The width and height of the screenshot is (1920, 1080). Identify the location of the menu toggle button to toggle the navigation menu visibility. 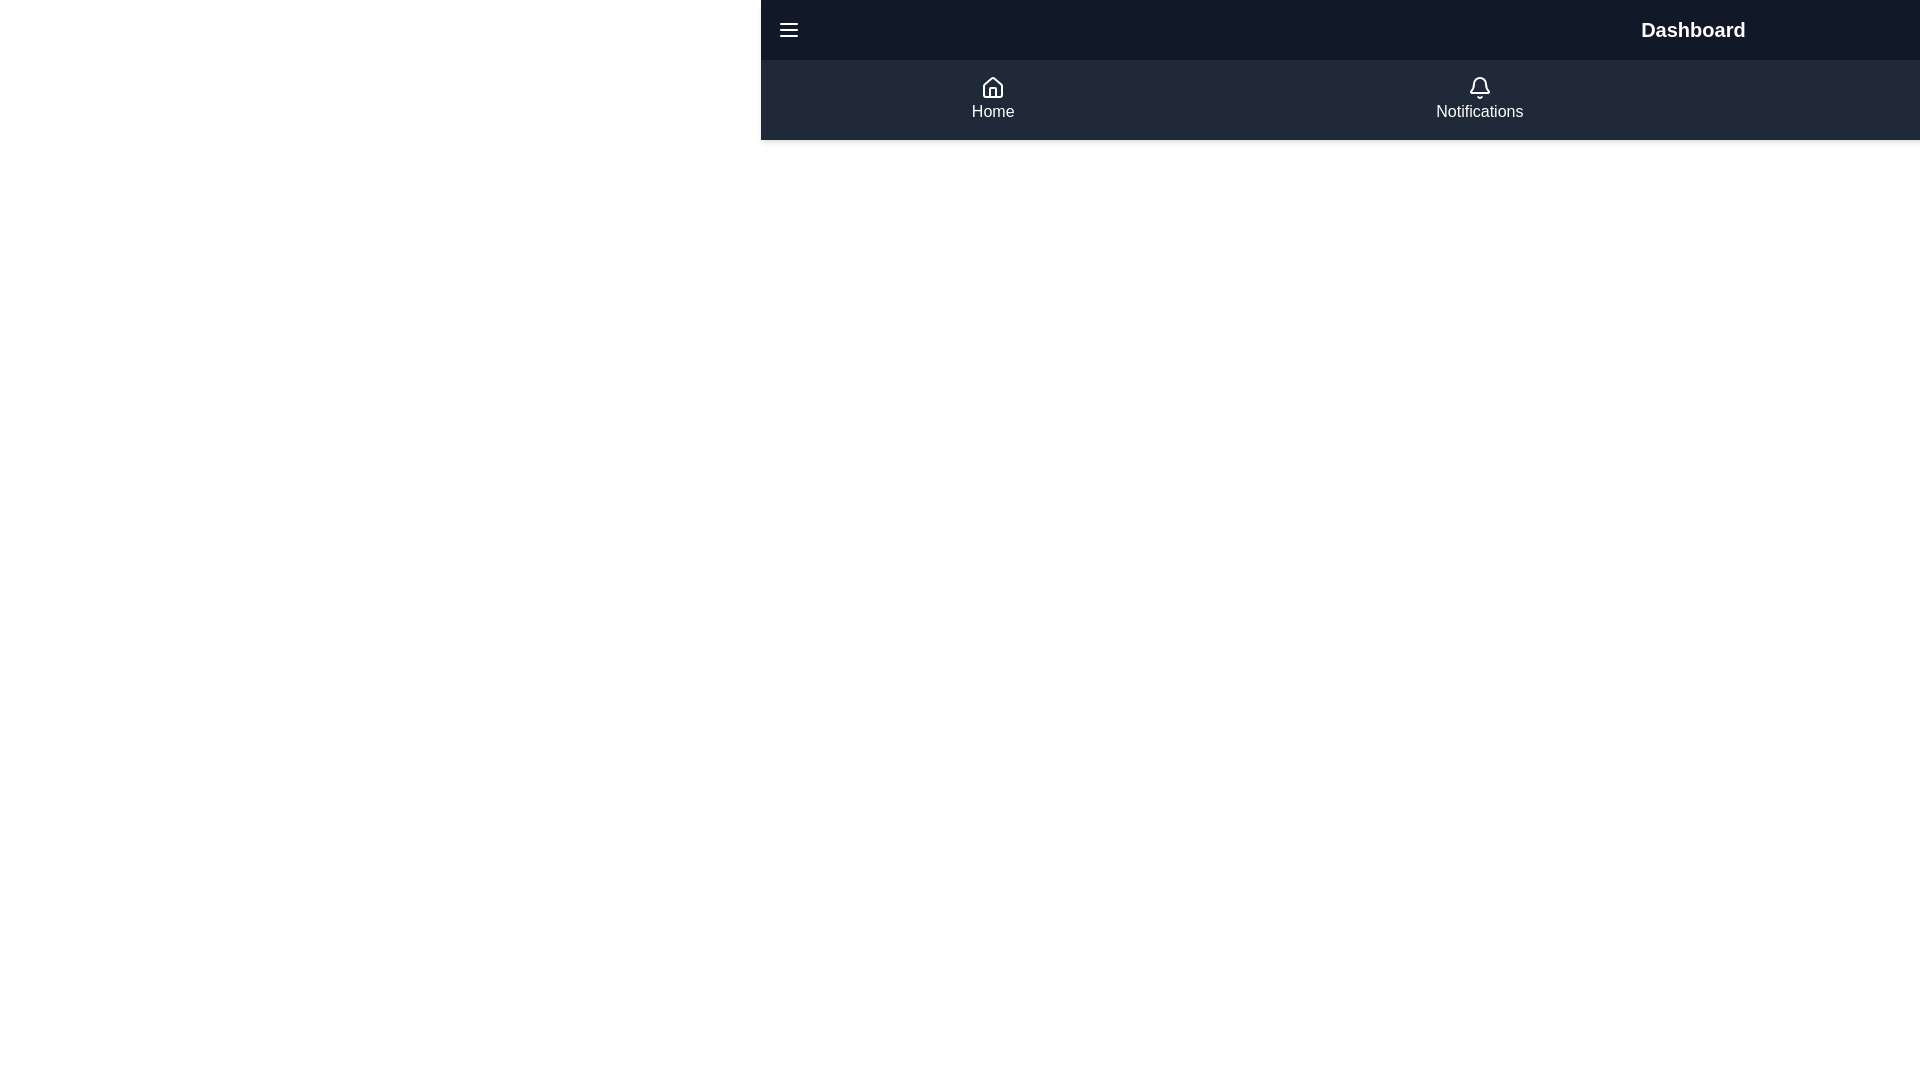
(787, 30).